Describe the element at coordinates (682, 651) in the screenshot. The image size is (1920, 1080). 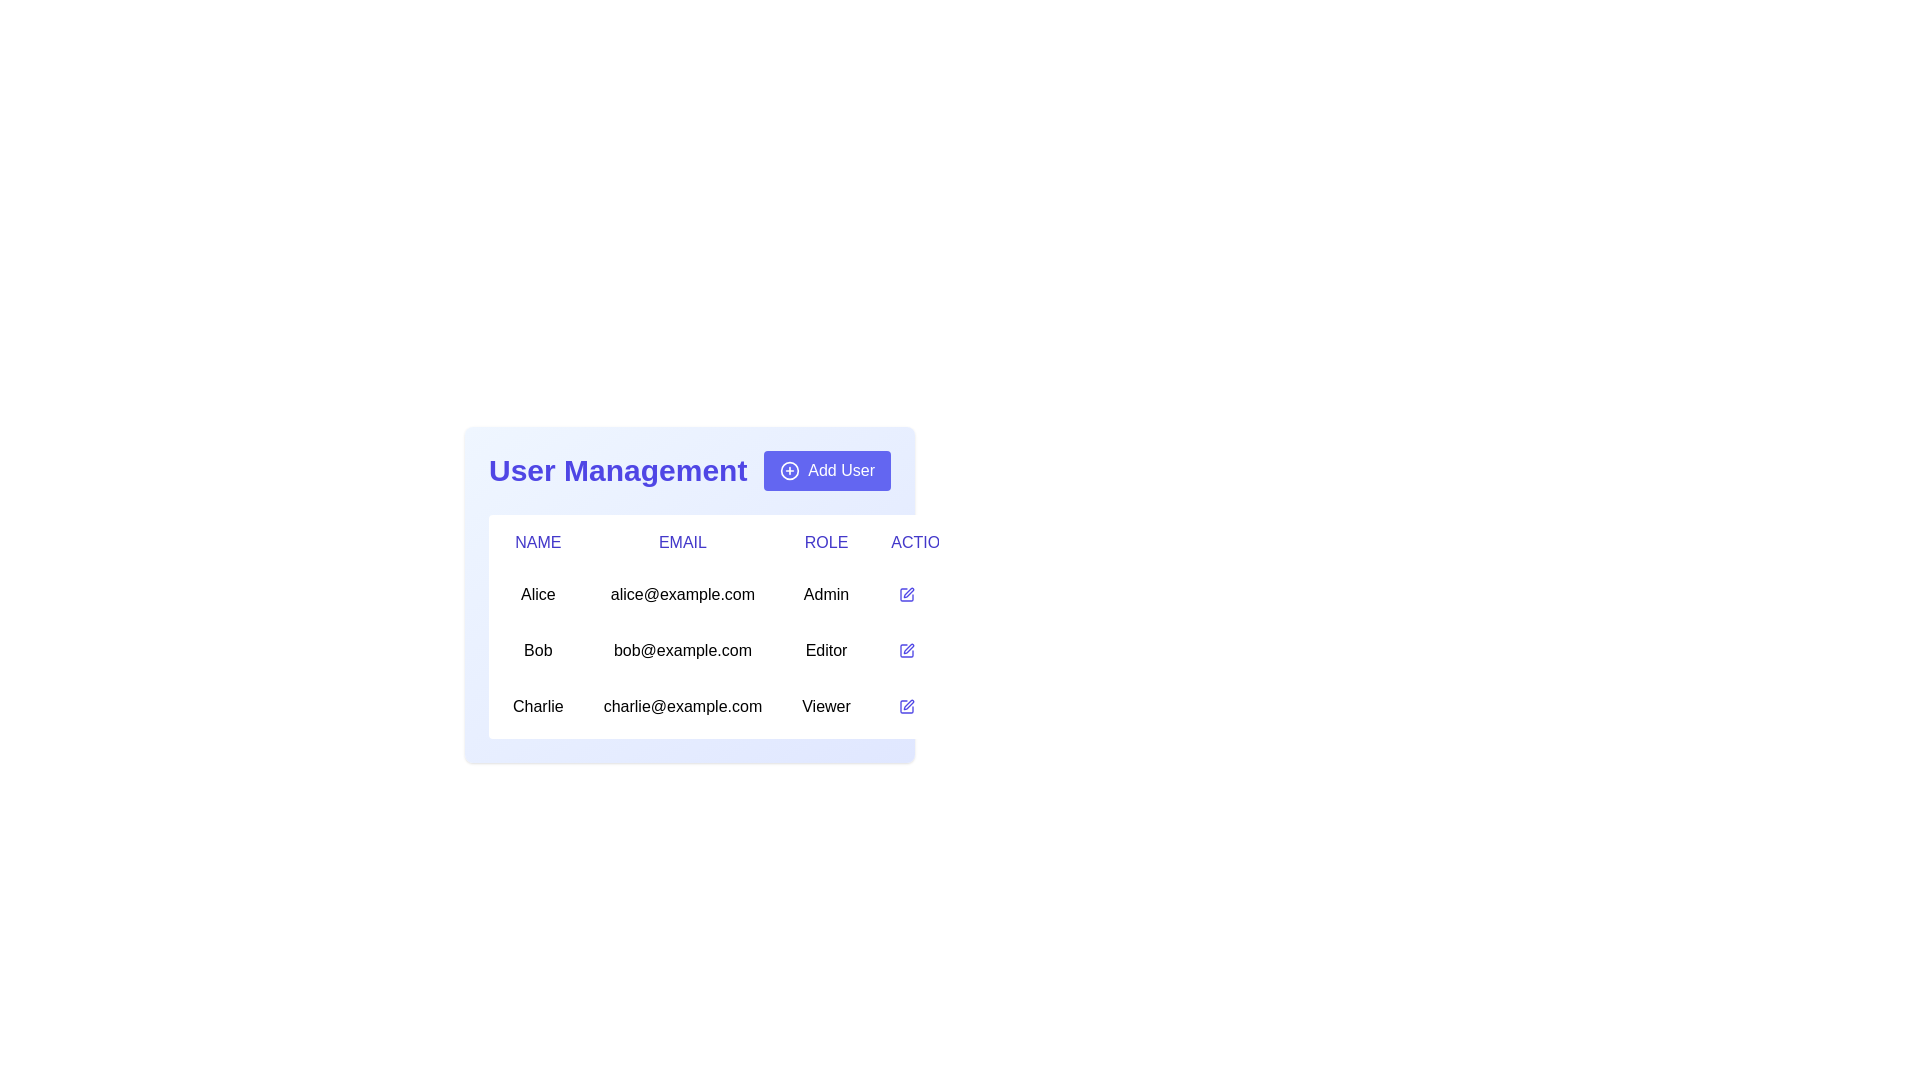
I see `the email address label for user 'Bob' in the 'User Management' interface, which is the second row of the 'EMAIL' column` at that location.